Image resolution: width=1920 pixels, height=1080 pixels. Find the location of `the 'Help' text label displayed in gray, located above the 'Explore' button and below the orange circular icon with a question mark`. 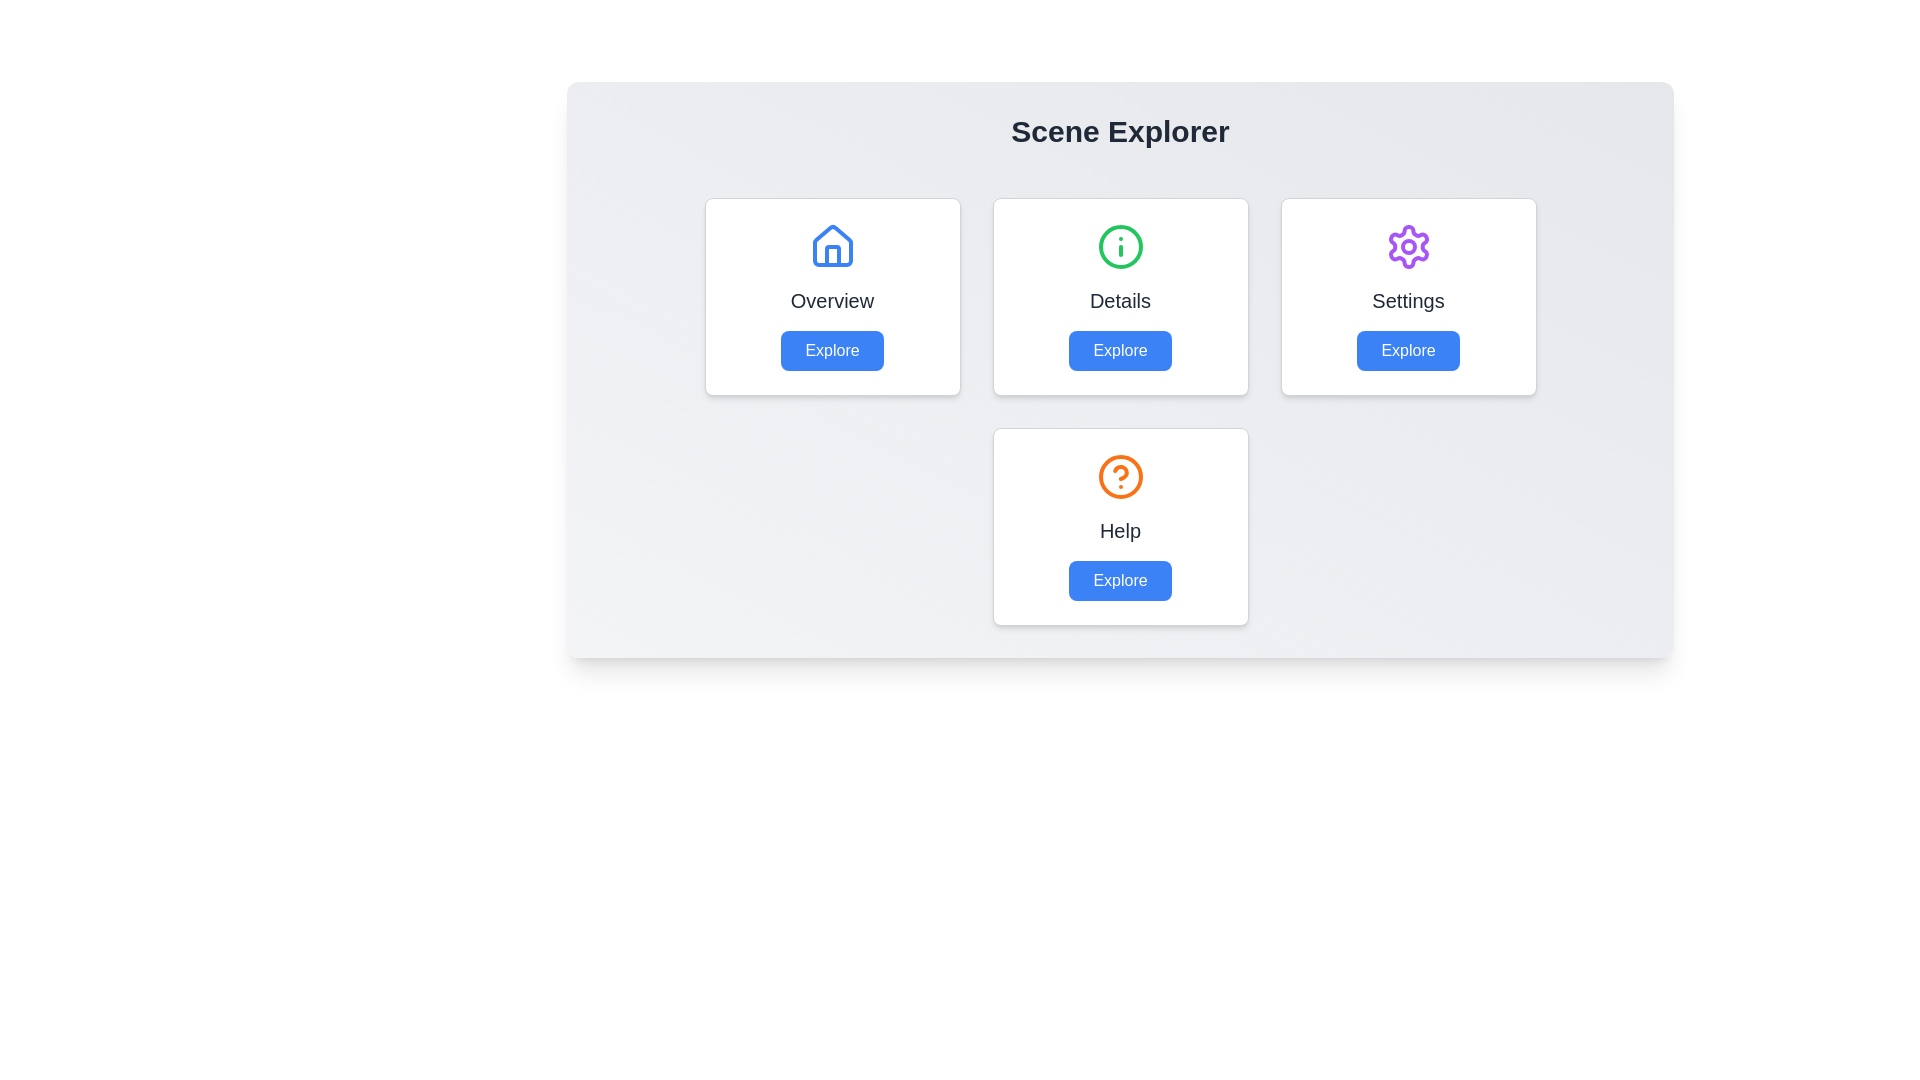

the 'Help' text label displayed in gray, located above the 'Explore' button and below the orange circular icon with a question mark is located at coordinates (1120, 530).